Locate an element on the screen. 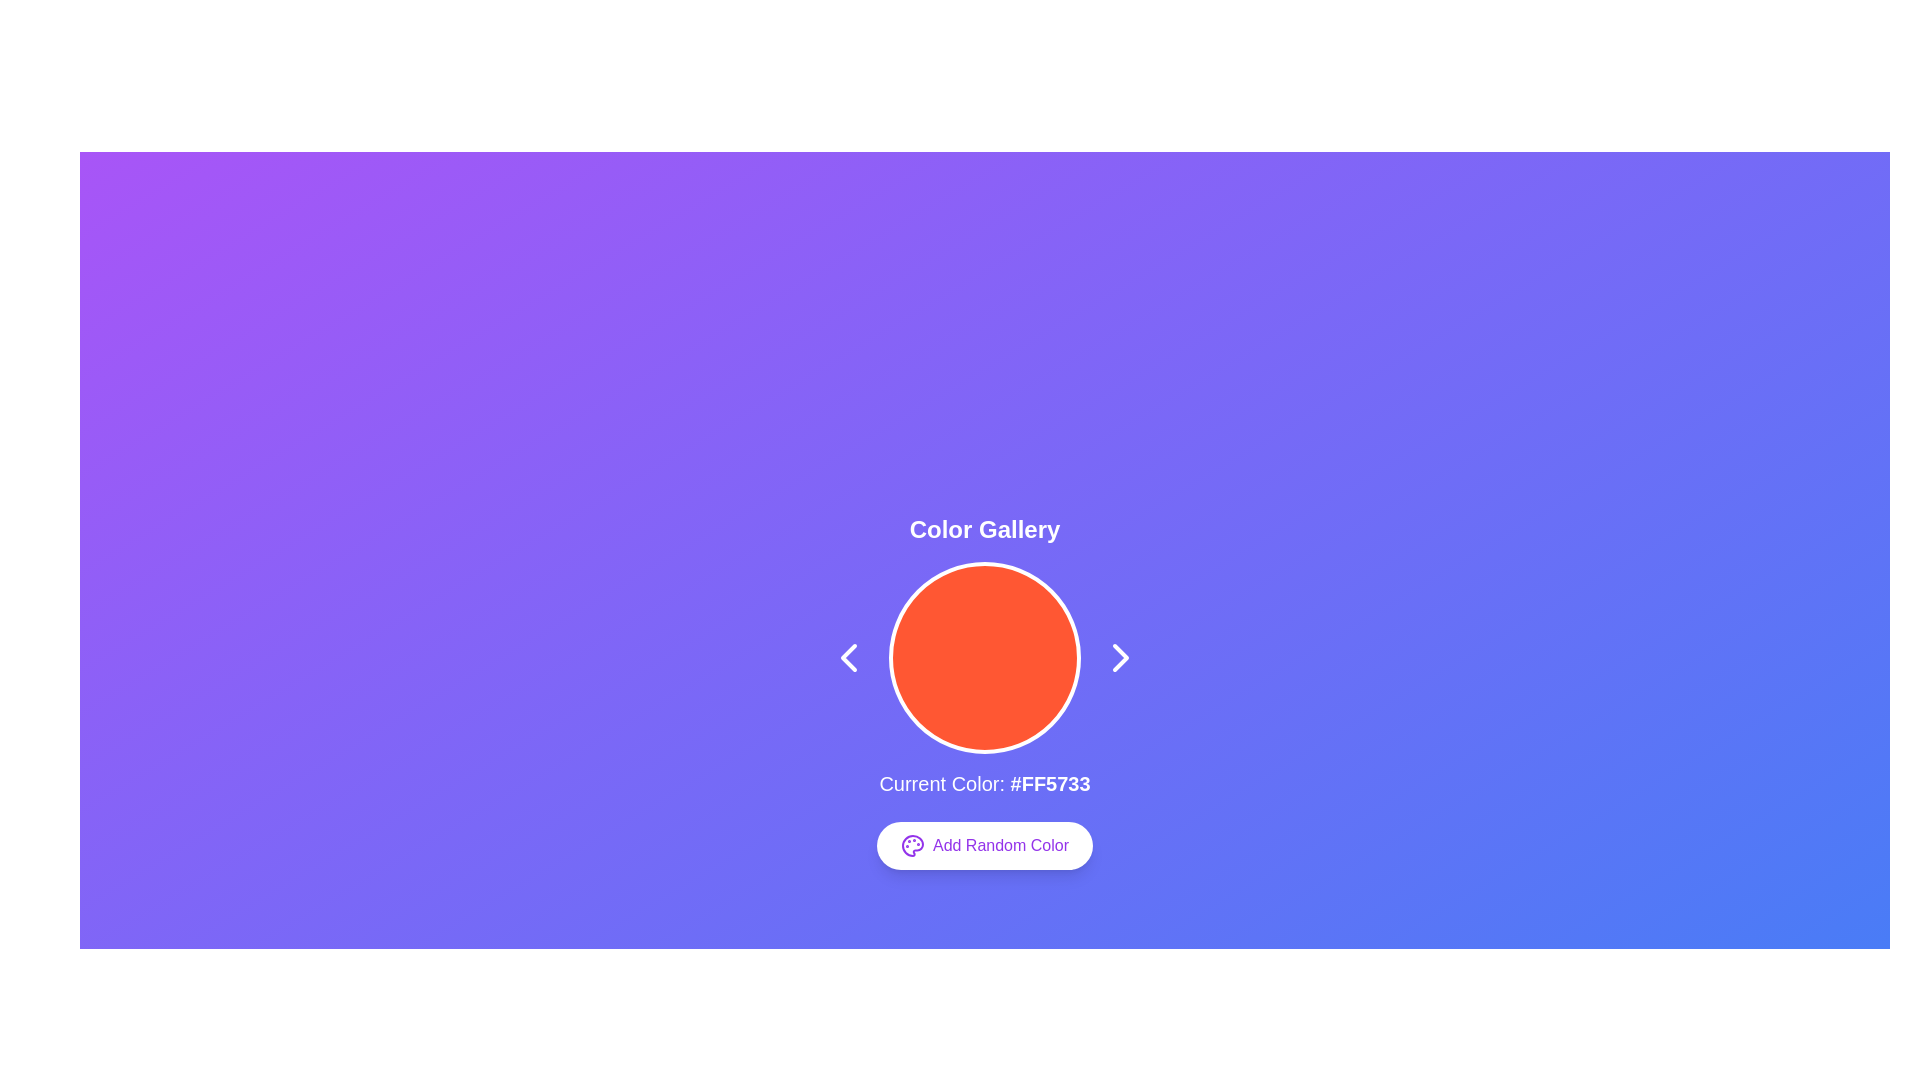 The width and height of the screenshot is (1920, 1080). the navigational button located to the left of the circular color block to go to the previous item in the gallery is located at coordinates (849, 658).